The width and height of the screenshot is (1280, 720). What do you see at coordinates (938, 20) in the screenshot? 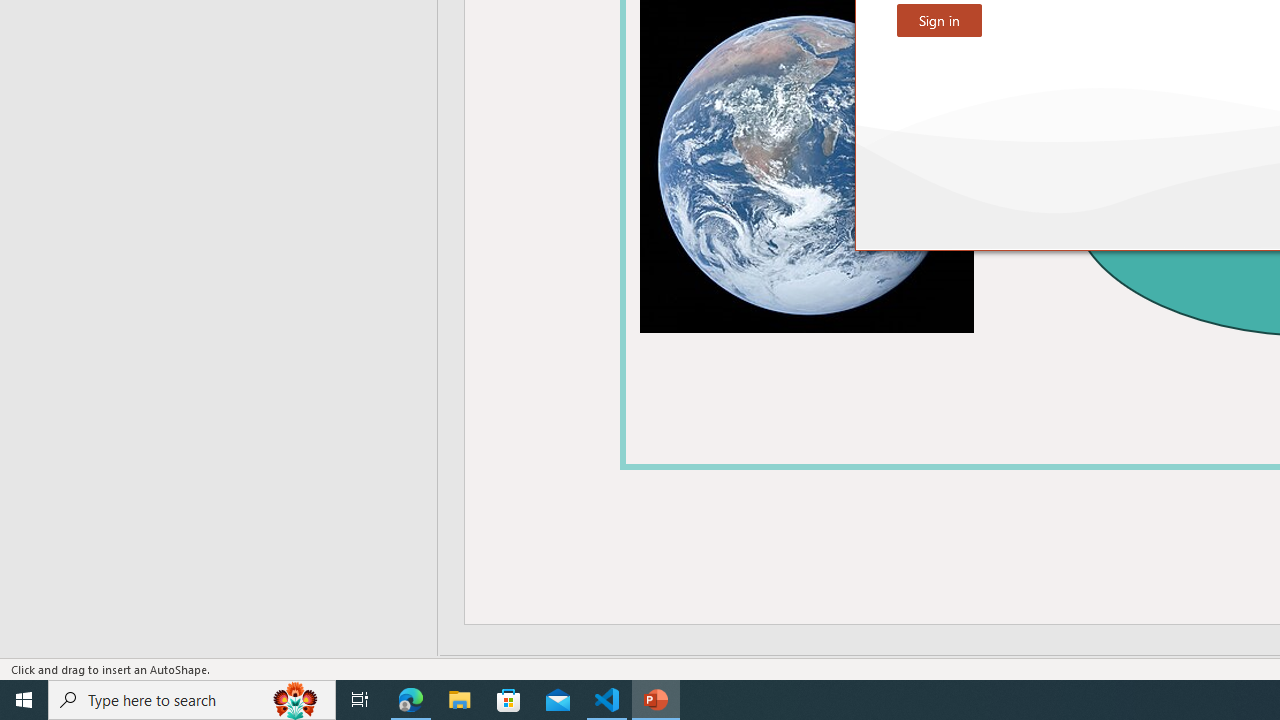
I see `'Sign in'` at bounding box center [938, 20].